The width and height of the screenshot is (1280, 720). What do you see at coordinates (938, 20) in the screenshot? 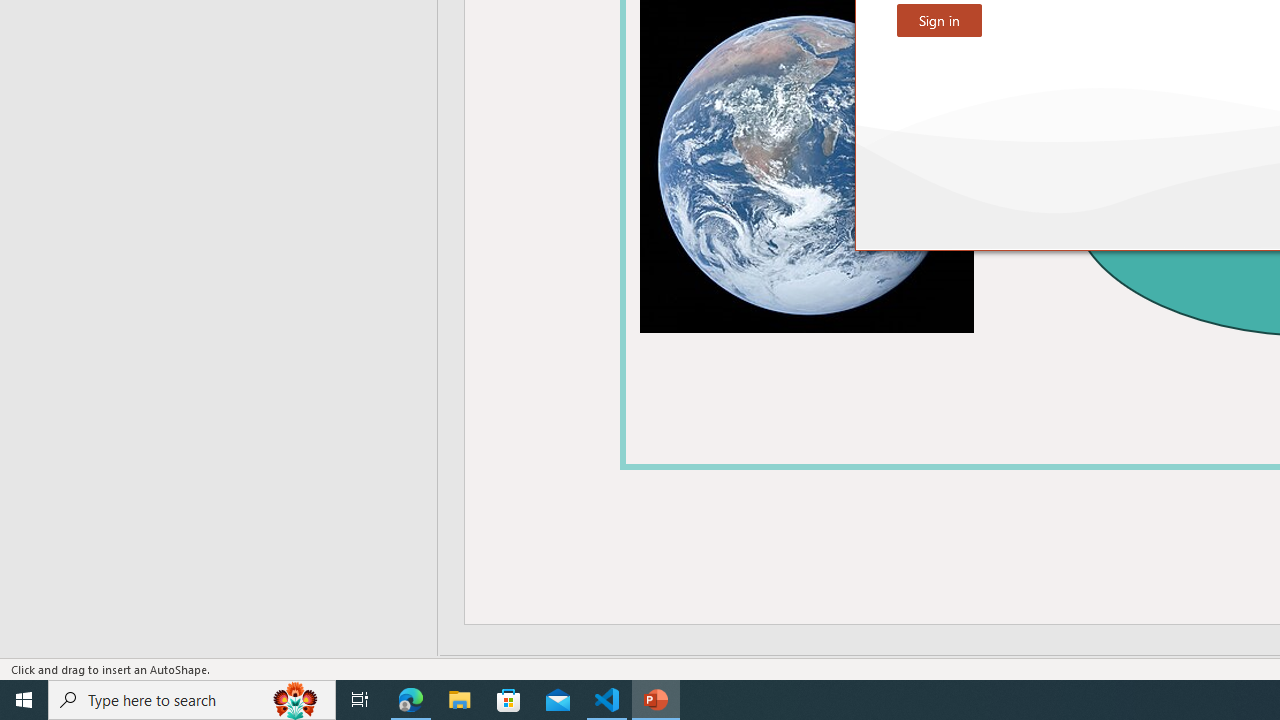
I see `'Sign in'` at bounding box center [938, 20].